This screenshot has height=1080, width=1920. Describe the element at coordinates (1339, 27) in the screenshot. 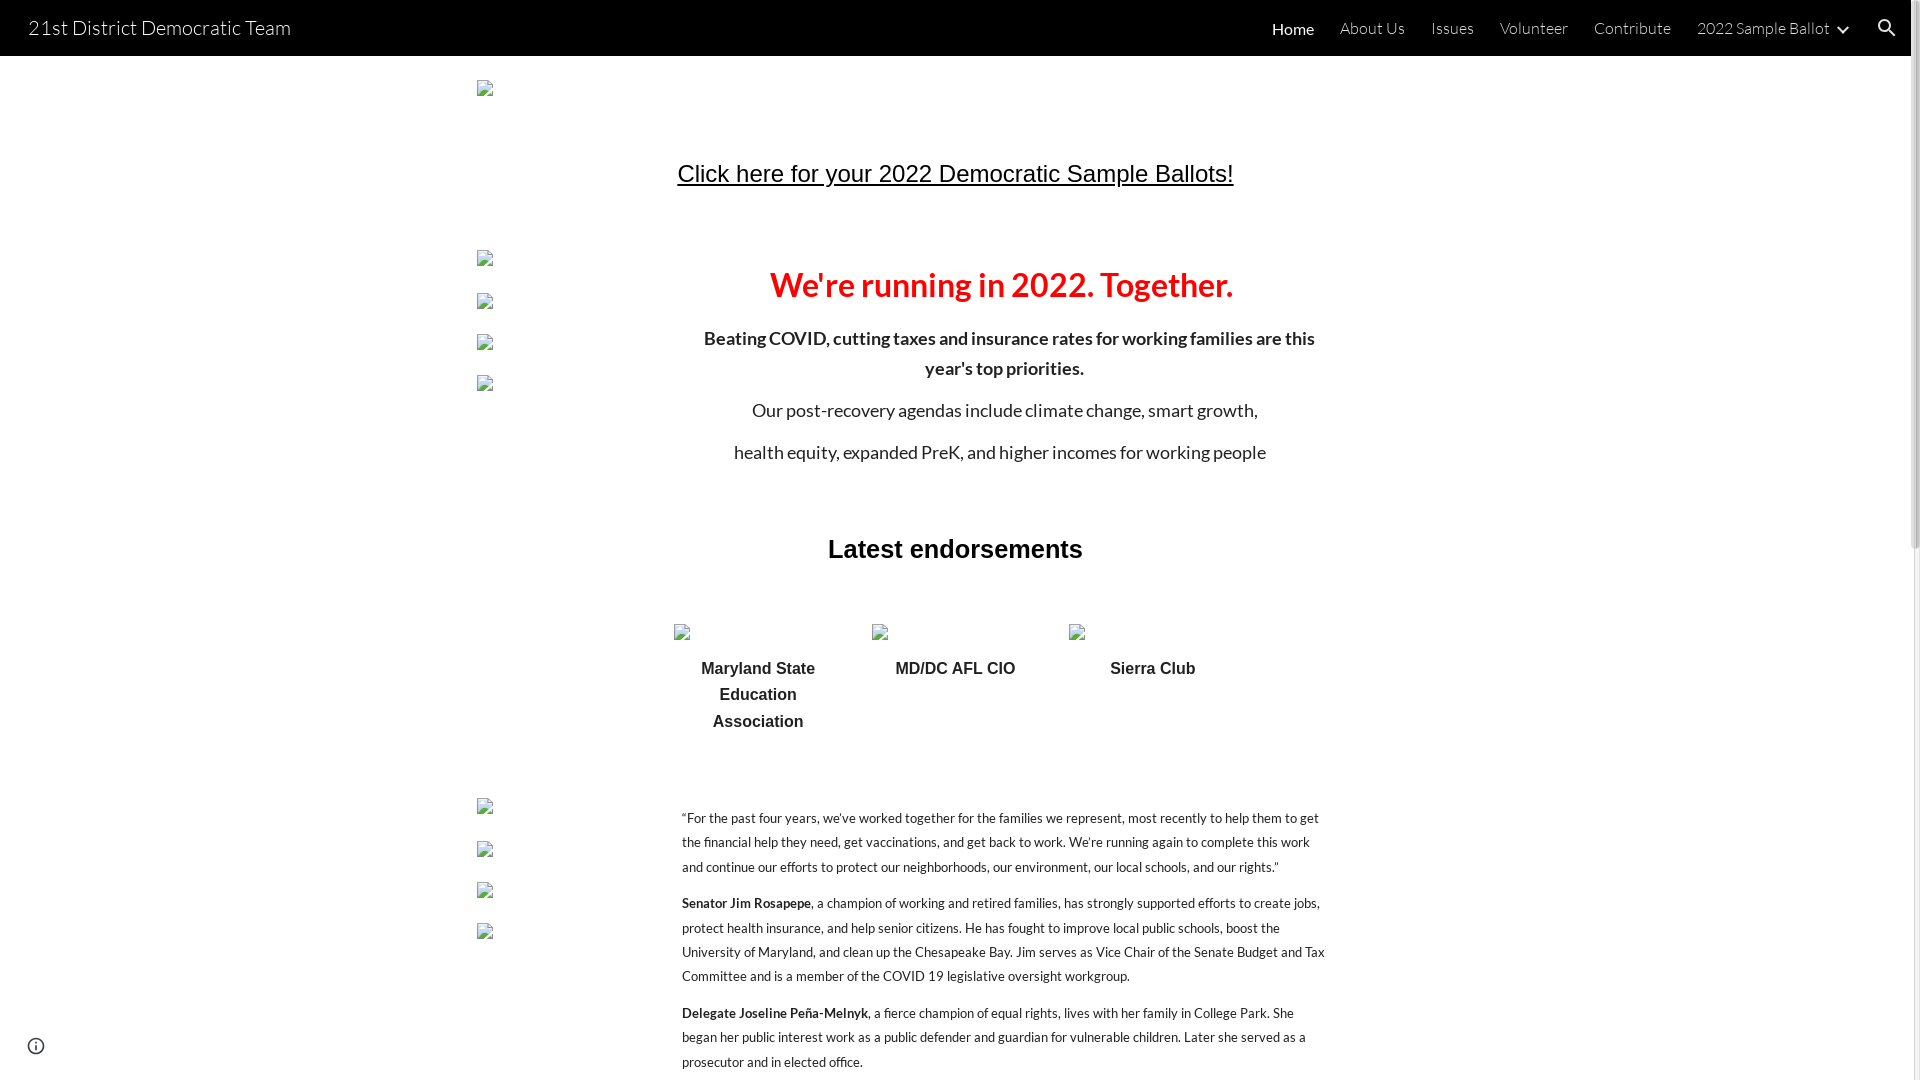

I see `'About Us'` at that location.